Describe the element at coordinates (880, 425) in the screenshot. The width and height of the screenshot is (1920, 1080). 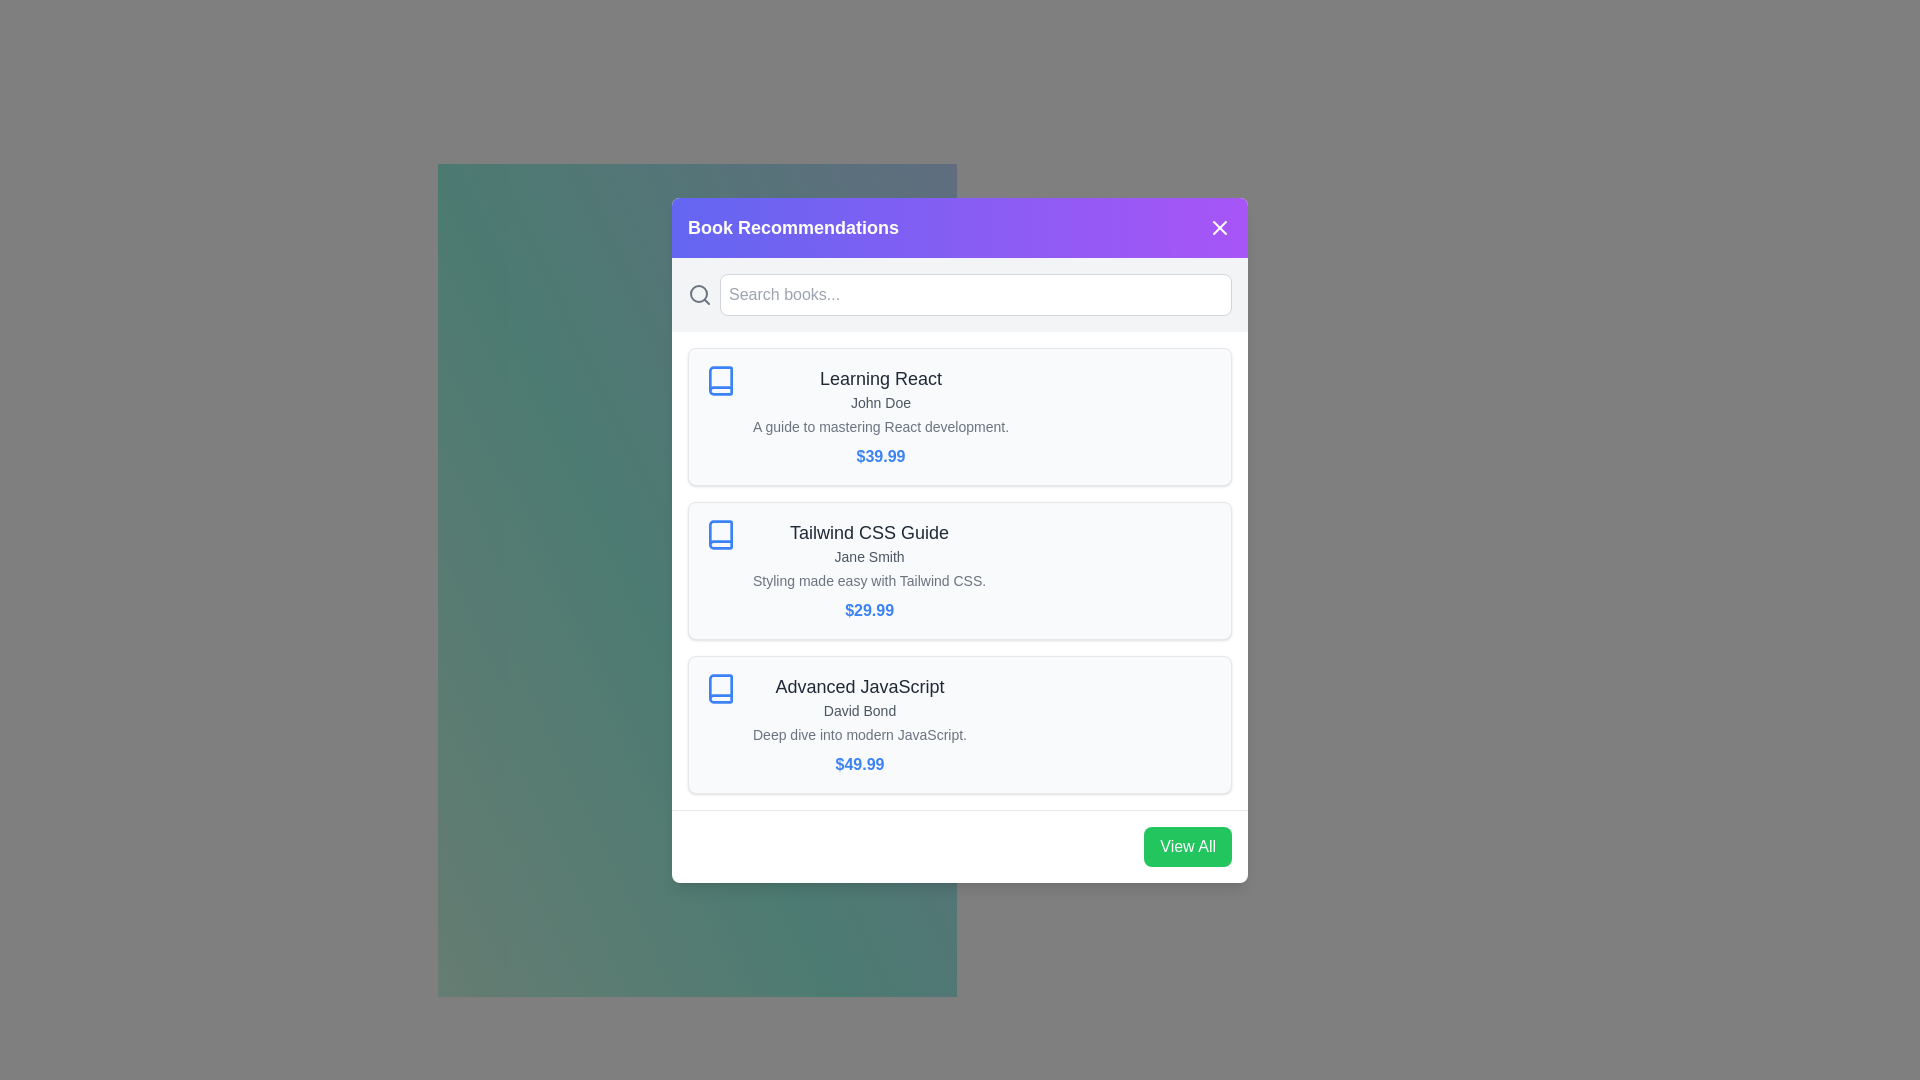
I see `the text label that reads 'A guide to mastering React development' which is a small gray font subtitle located between the author 'John Doe' and the price '$39.99'` at that location.